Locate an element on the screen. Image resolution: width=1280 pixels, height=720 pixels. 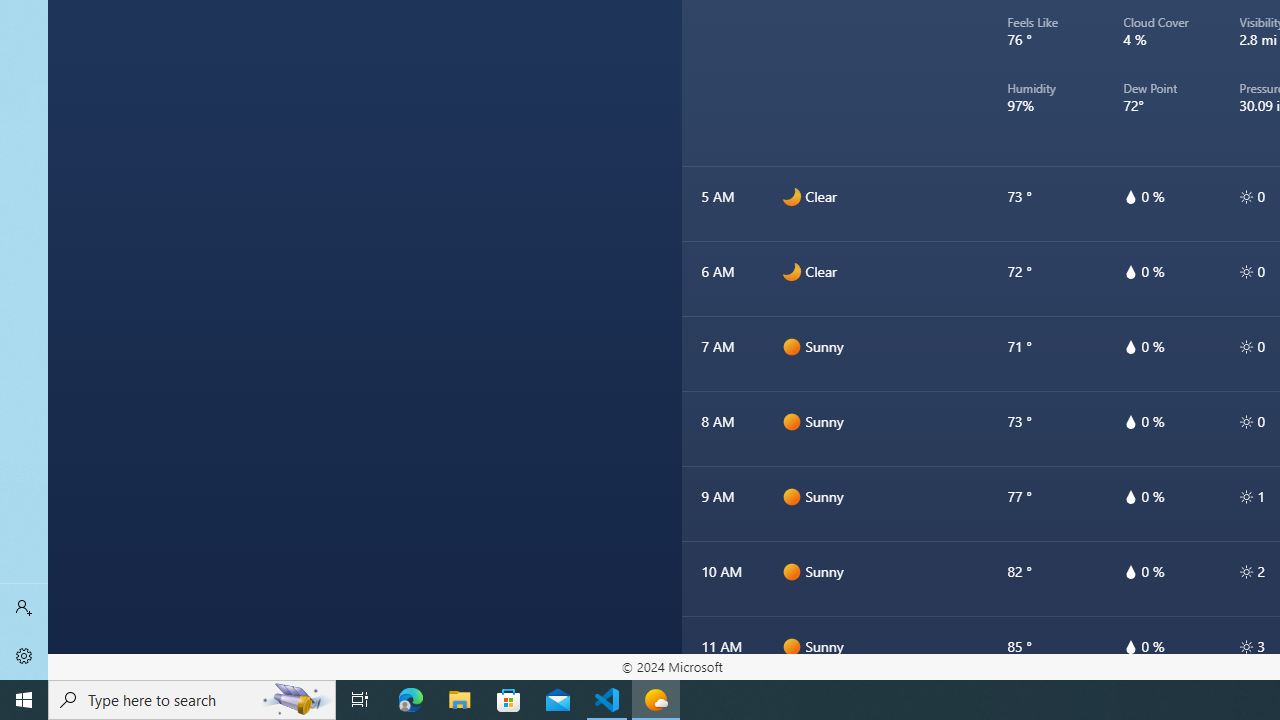
'Weather - 1 running window' is located at coordinates (656, 698).